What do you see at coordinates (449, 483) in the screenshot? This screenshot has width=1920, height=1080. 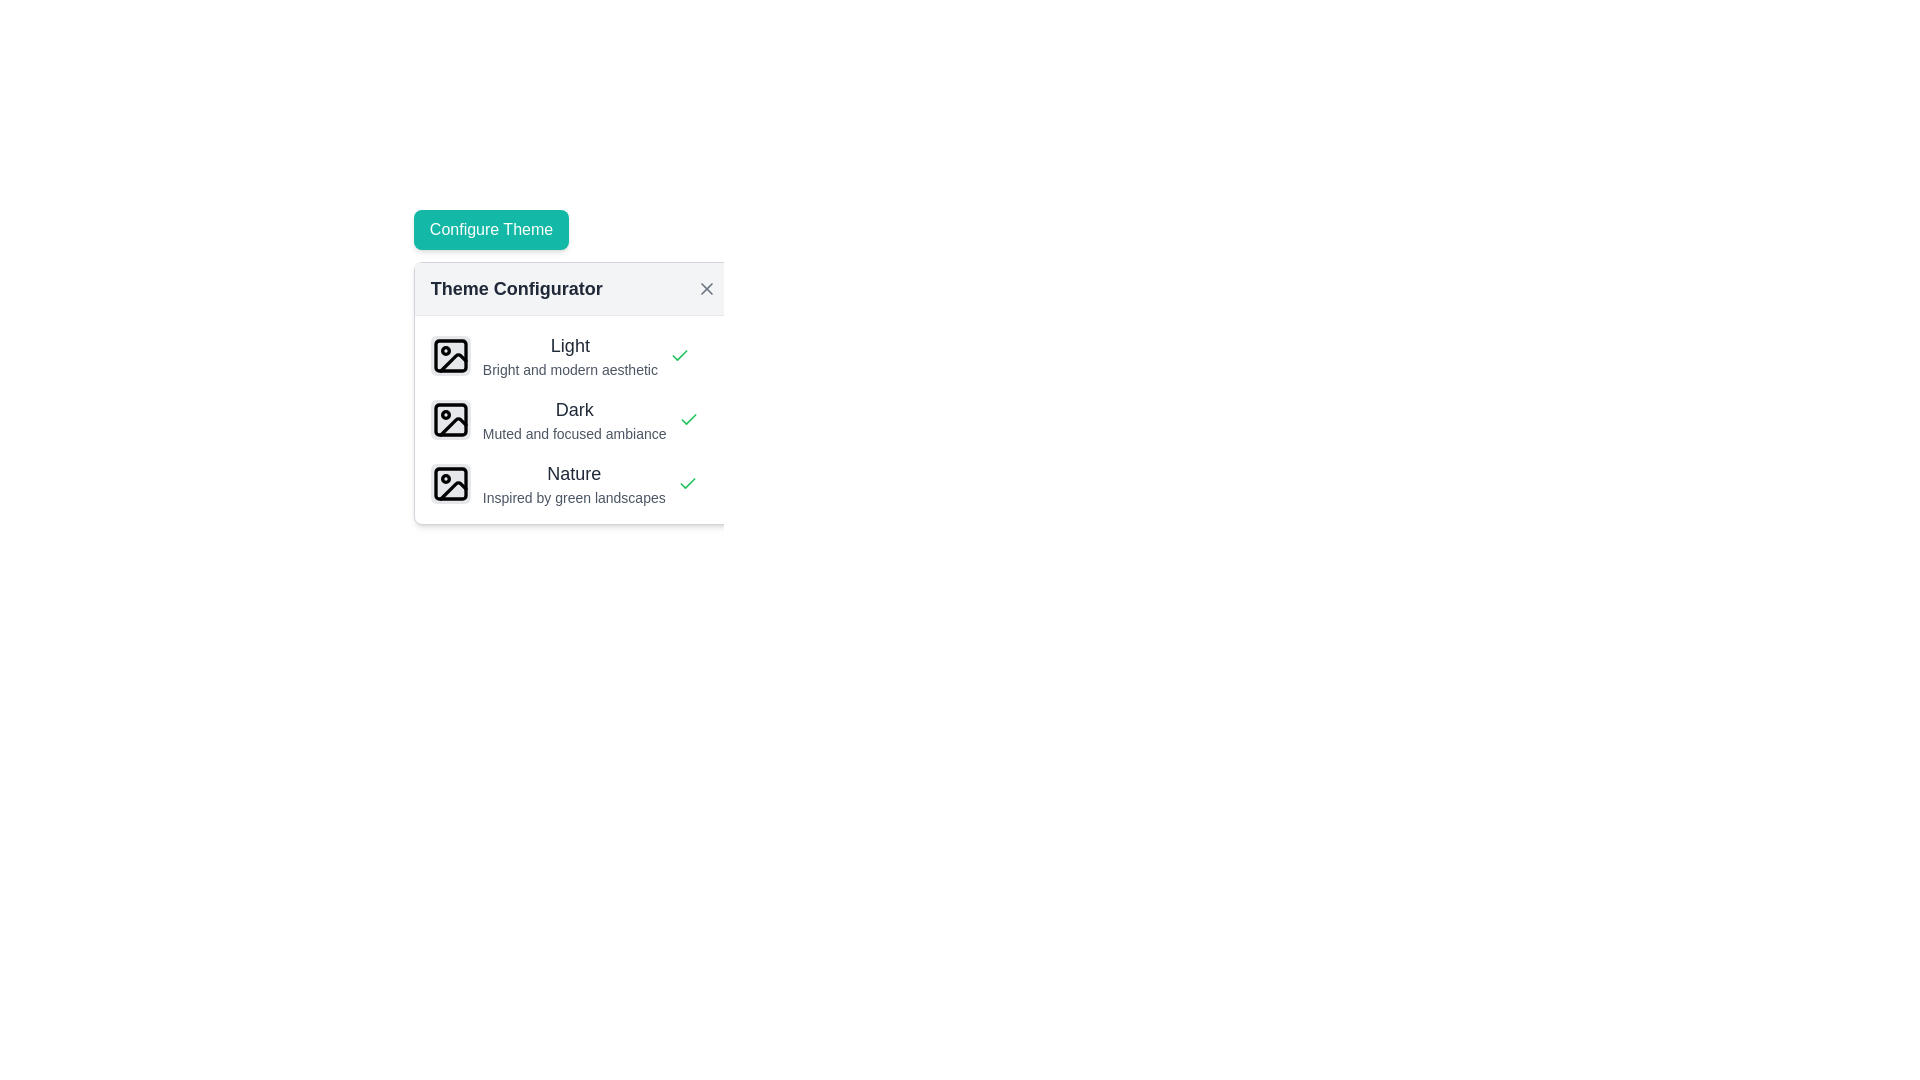 I see `the 'Nature' theme graphical icon, which is the first item in the list of theme options, located to the left of the text 'Nature' and above 'Inspired by green landscapes'` at bounding box center [449, 483].